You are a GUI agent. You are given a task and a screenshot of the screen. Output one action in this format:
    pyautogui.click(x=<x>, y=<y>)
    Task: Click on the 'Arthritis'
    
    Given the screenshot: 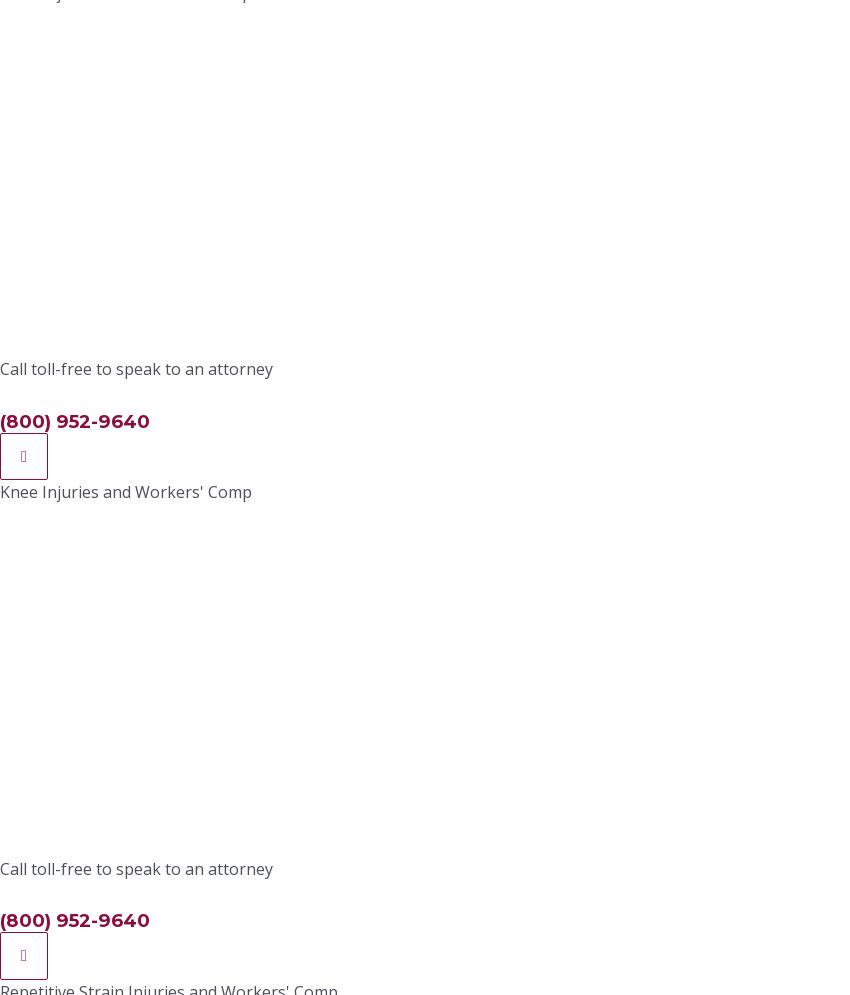 What is the action you would take?
    pyautogui.click(x=210, y=503)
    